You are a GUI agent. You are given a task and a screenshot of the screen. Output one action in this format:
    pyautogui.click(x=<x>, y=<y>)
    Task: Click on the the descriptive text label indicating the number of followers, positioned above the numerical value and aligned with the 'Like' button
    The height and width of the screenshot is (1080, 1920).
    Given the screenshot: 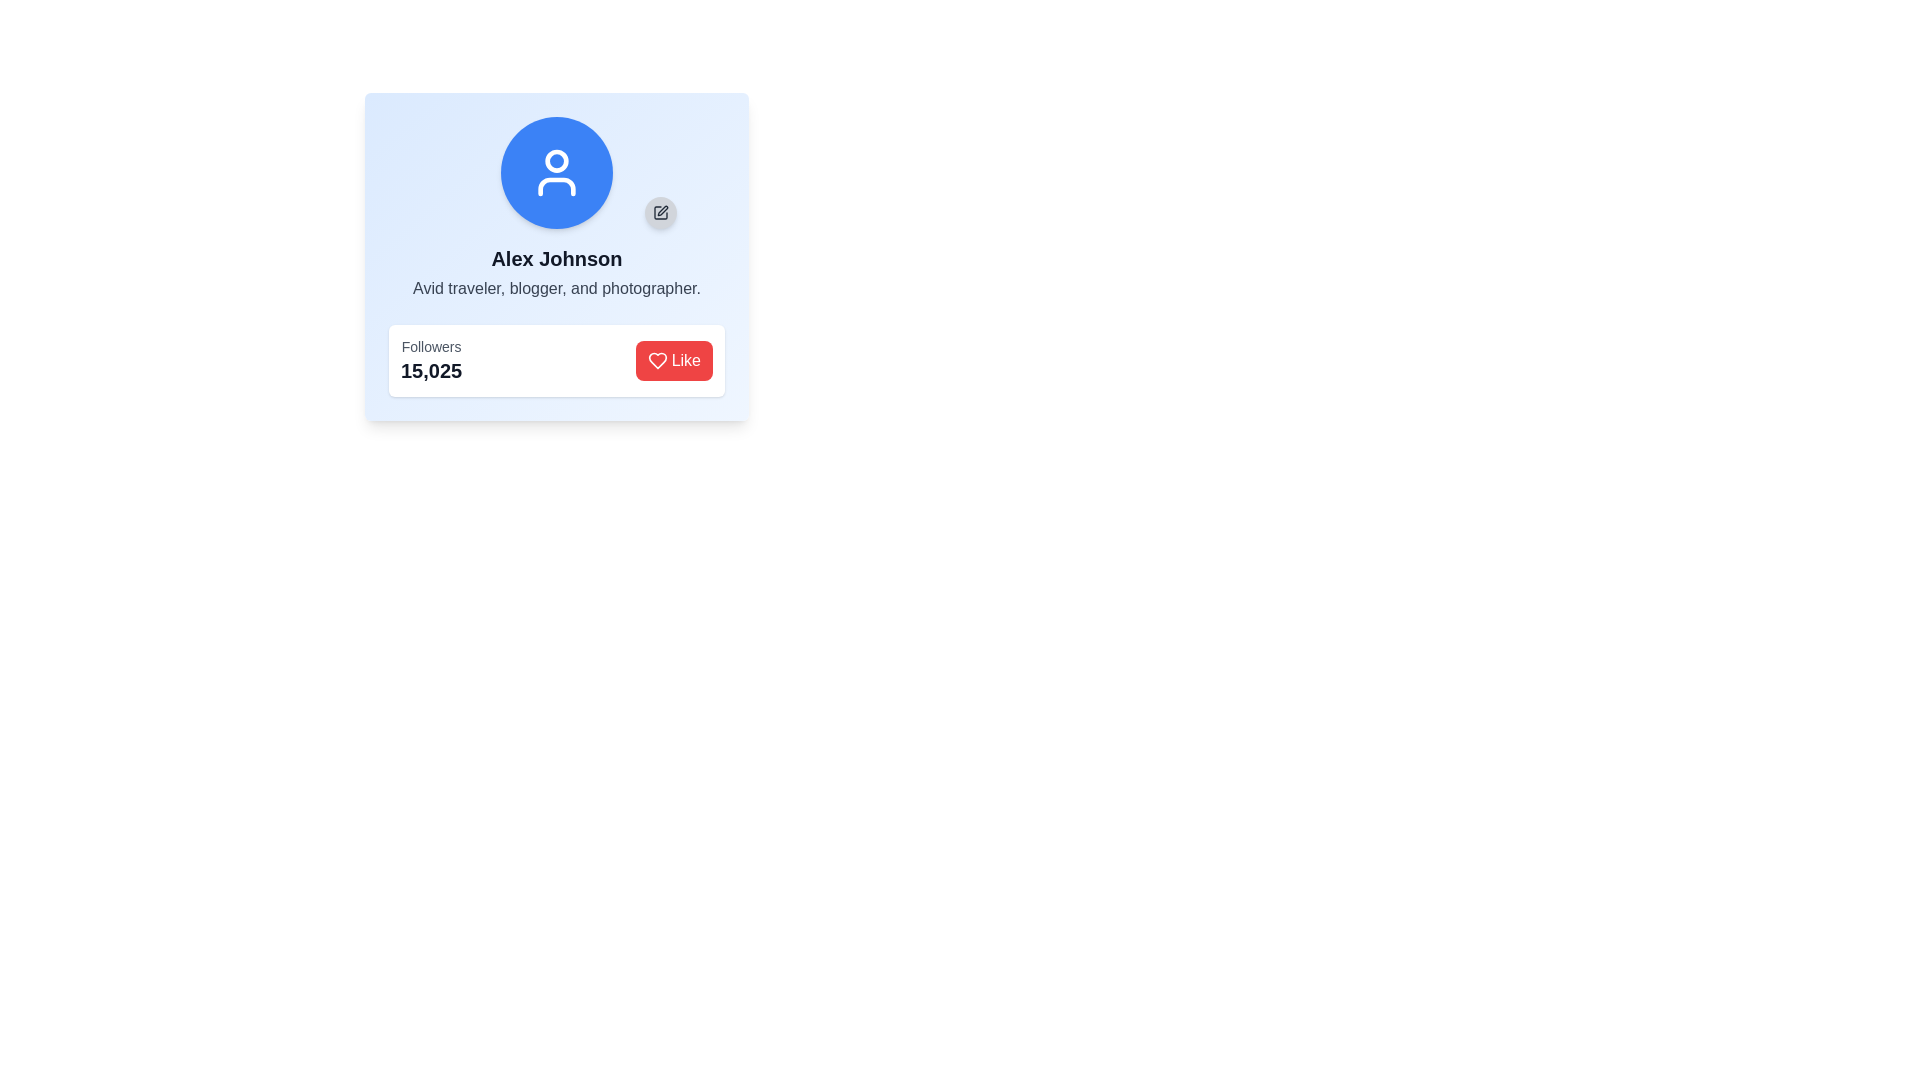 What is the action you would take?
    pyautogui.click(x=430, y=346)
    